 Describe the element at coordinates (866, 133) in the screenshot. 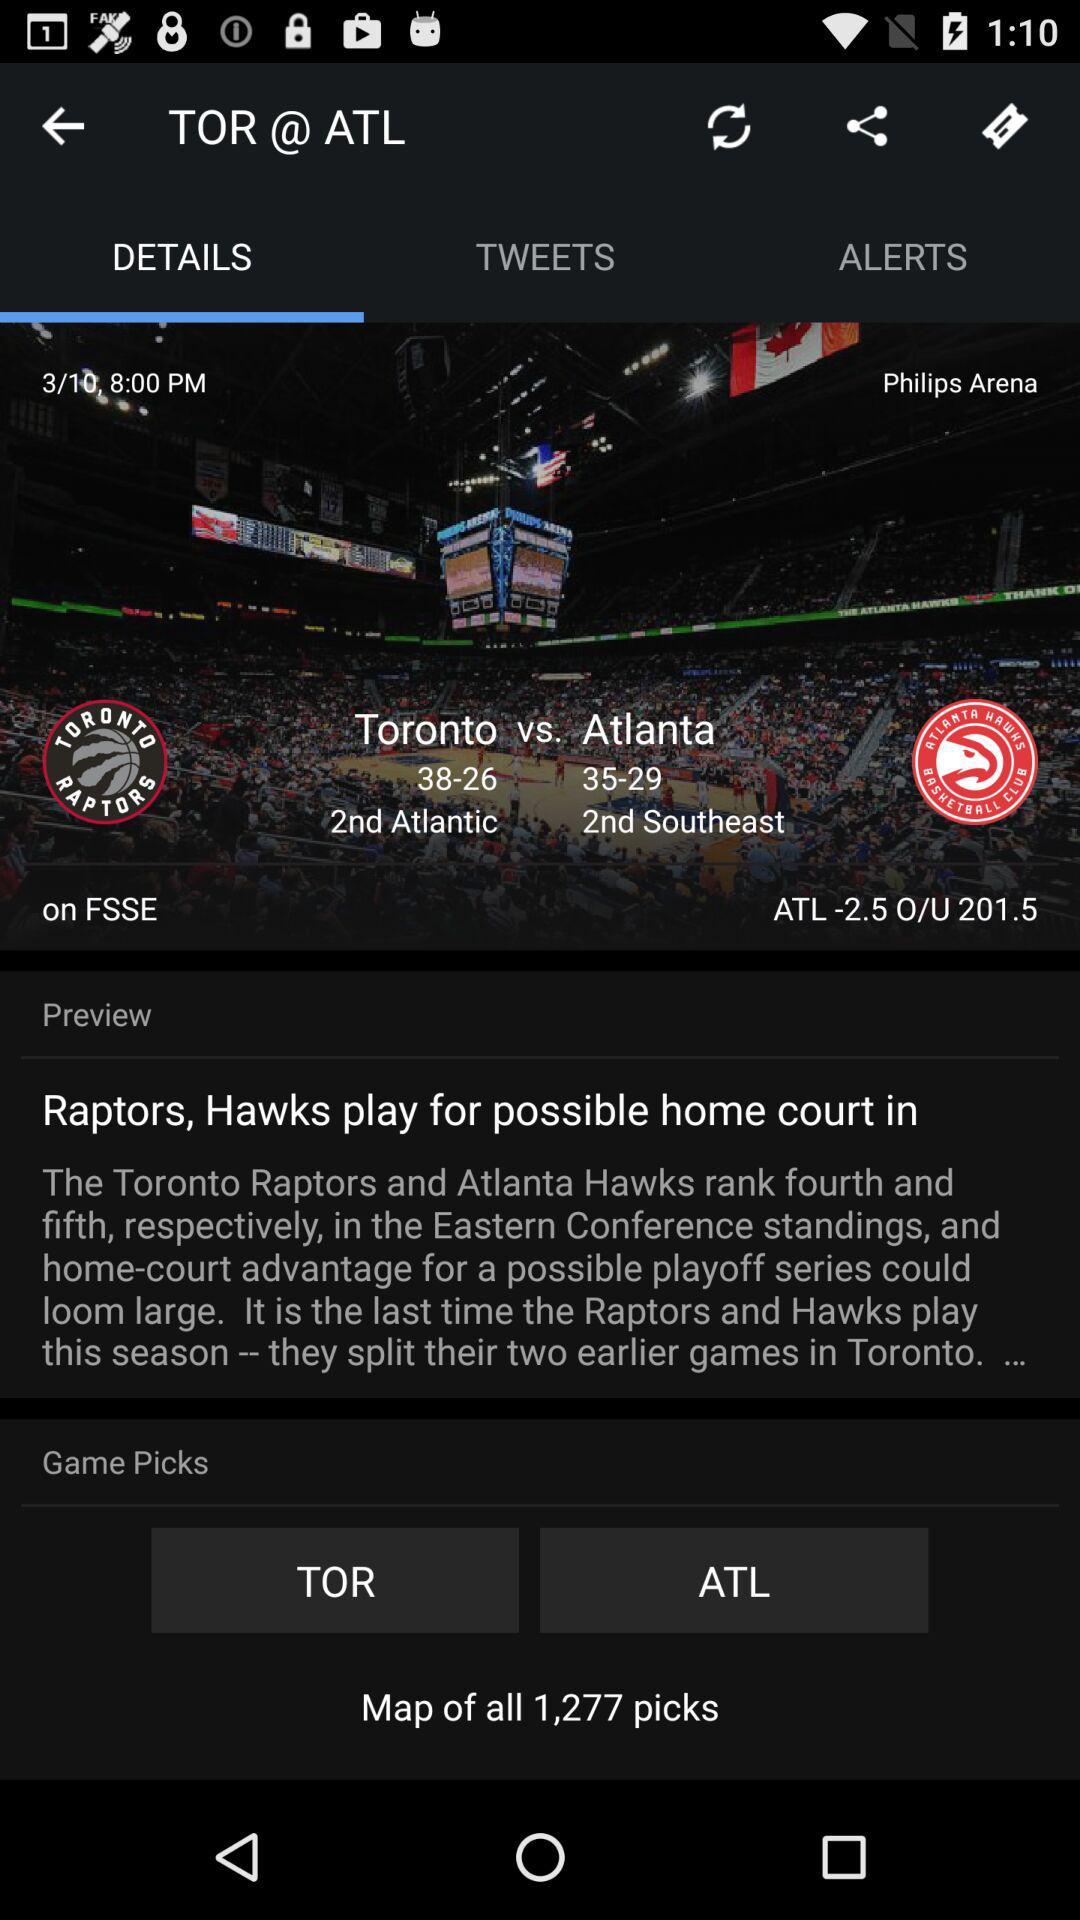

I see `the share icon` at that location.